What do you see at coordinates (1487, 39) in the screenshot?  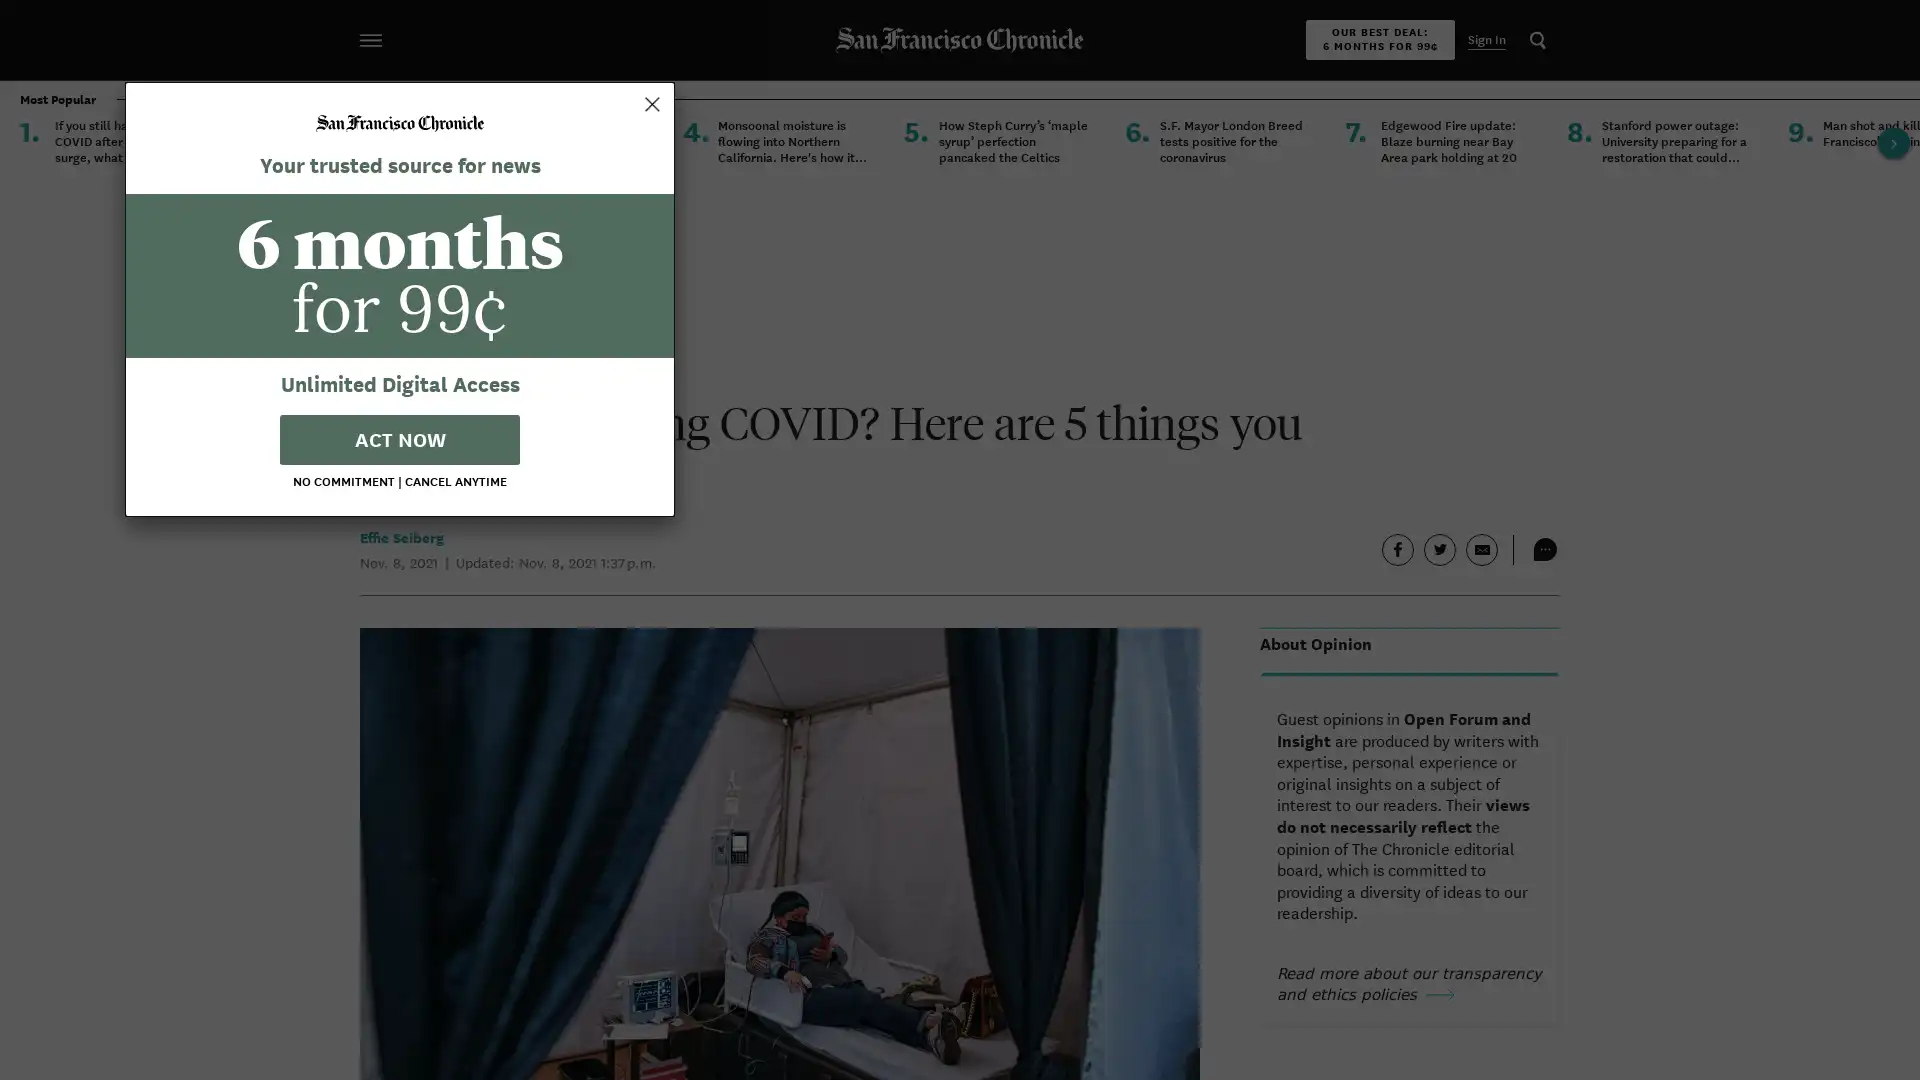 I see `Sign In` at bounding box center [1487, 39].